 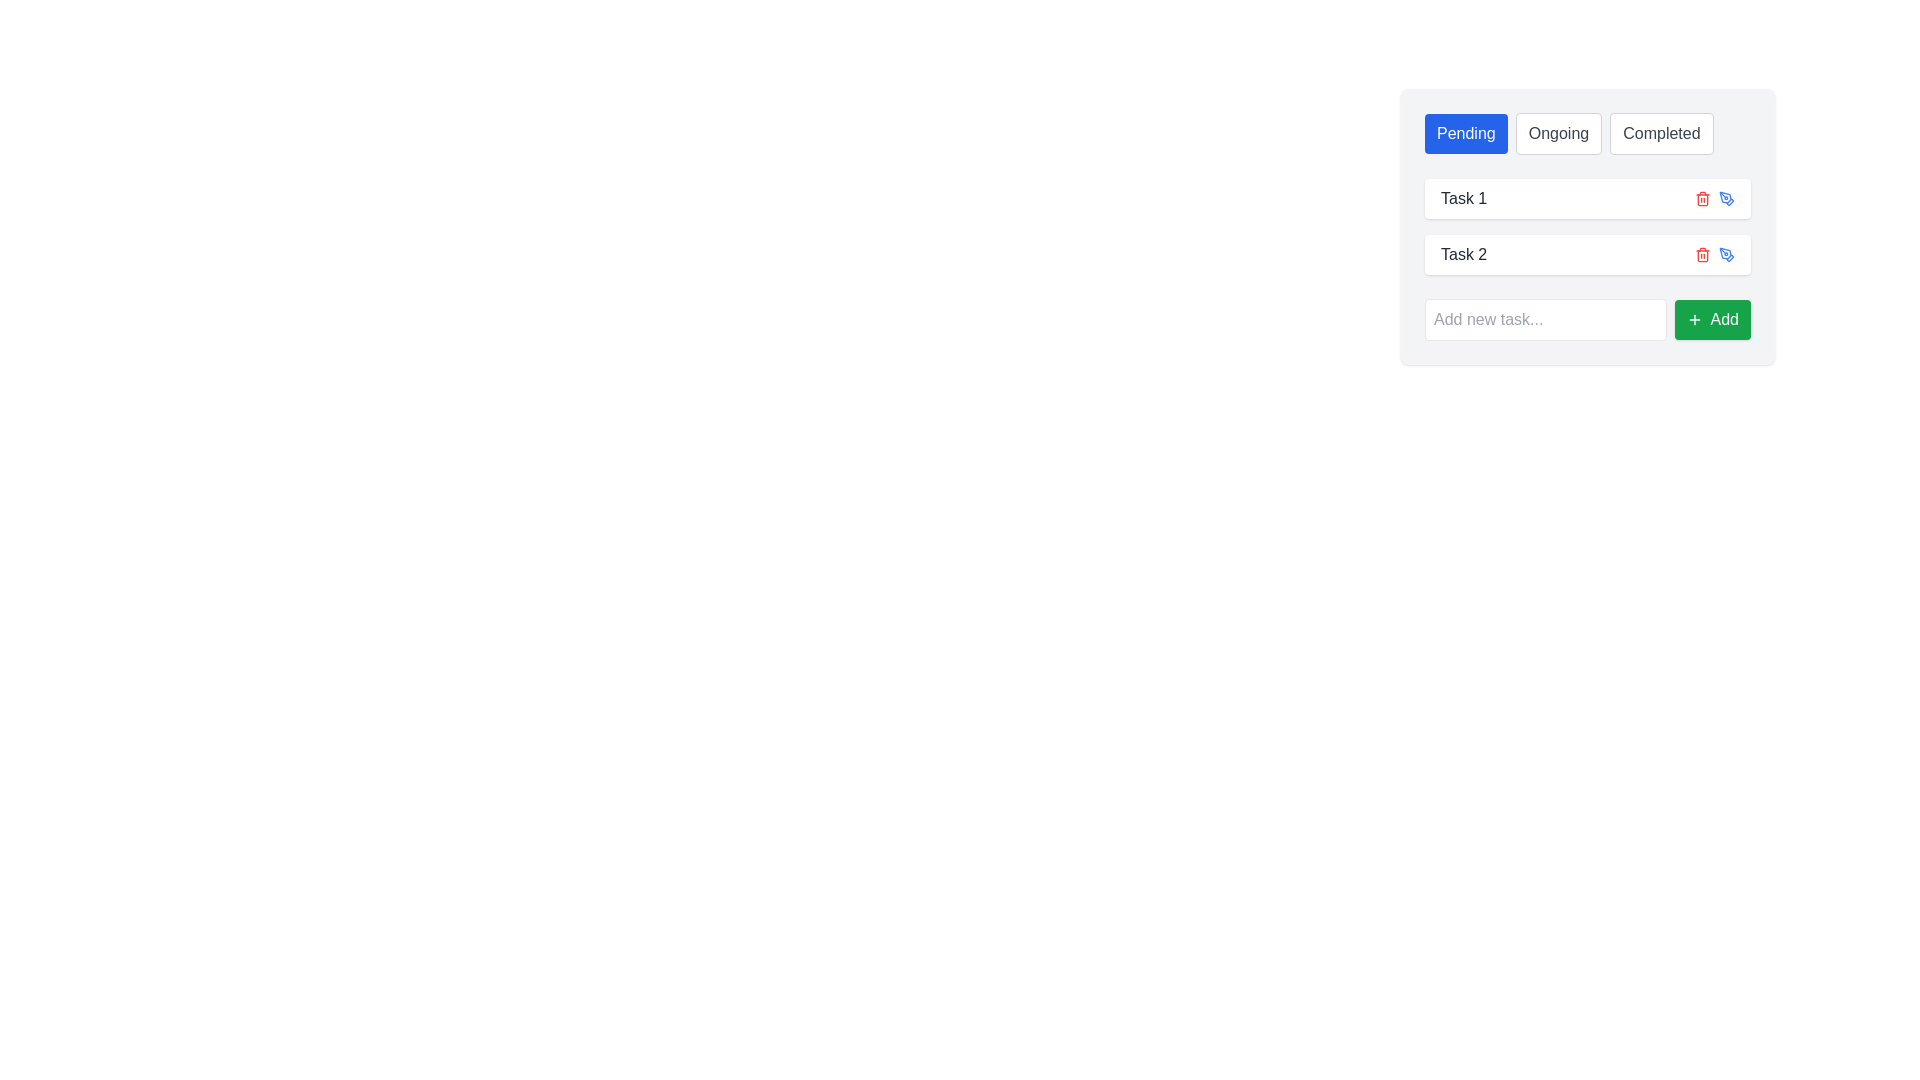 What do you see at coordinates (1661, 134) in the screenshot?
I see `the 'Completed' button, which is a rectangular button with rounded edges, labeled with the text 'Completed' and located on the rightmost side of a row of three buttons in a task management interface` at bounding box center [1661, 134].